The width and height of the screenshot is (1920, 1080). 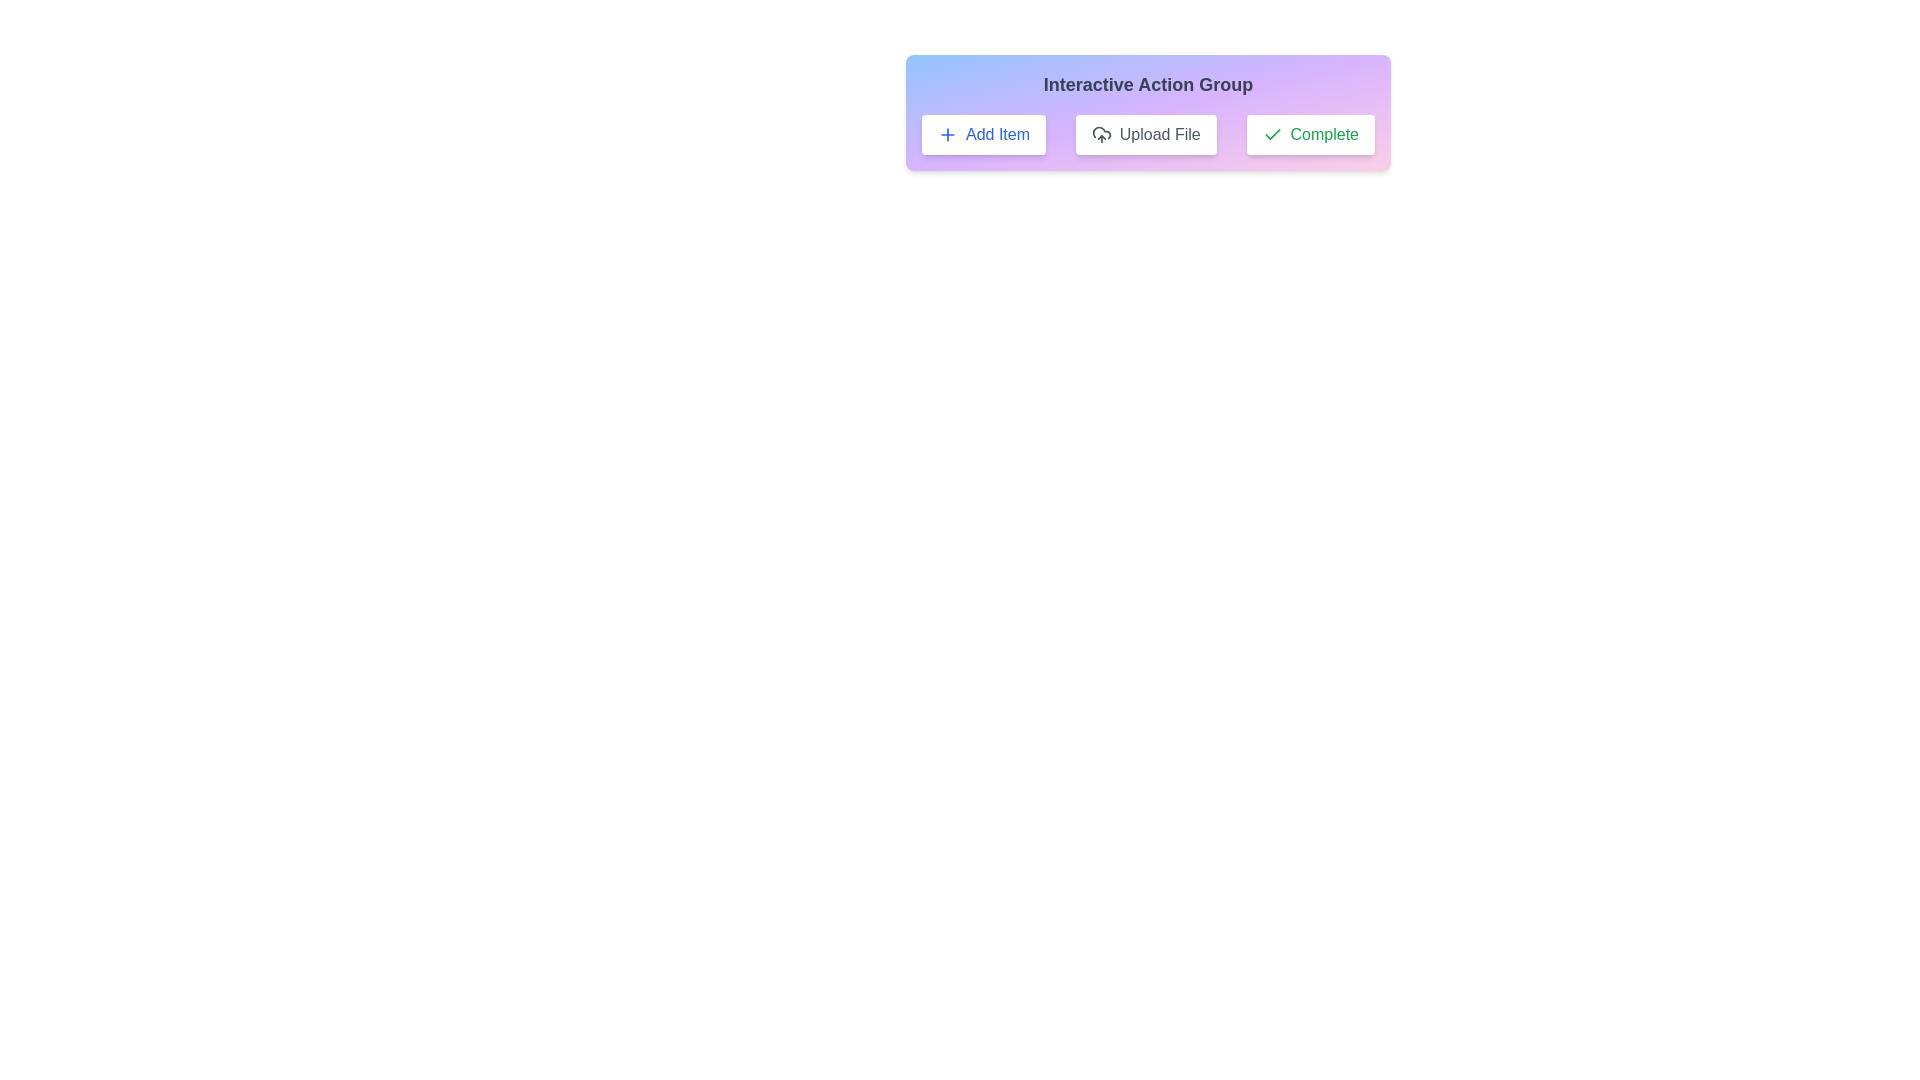 I want to click on the plus (+) icon within the 'Add Item' button located at the top left of the 'Interactive Action Group', so click(x=947, y=135).